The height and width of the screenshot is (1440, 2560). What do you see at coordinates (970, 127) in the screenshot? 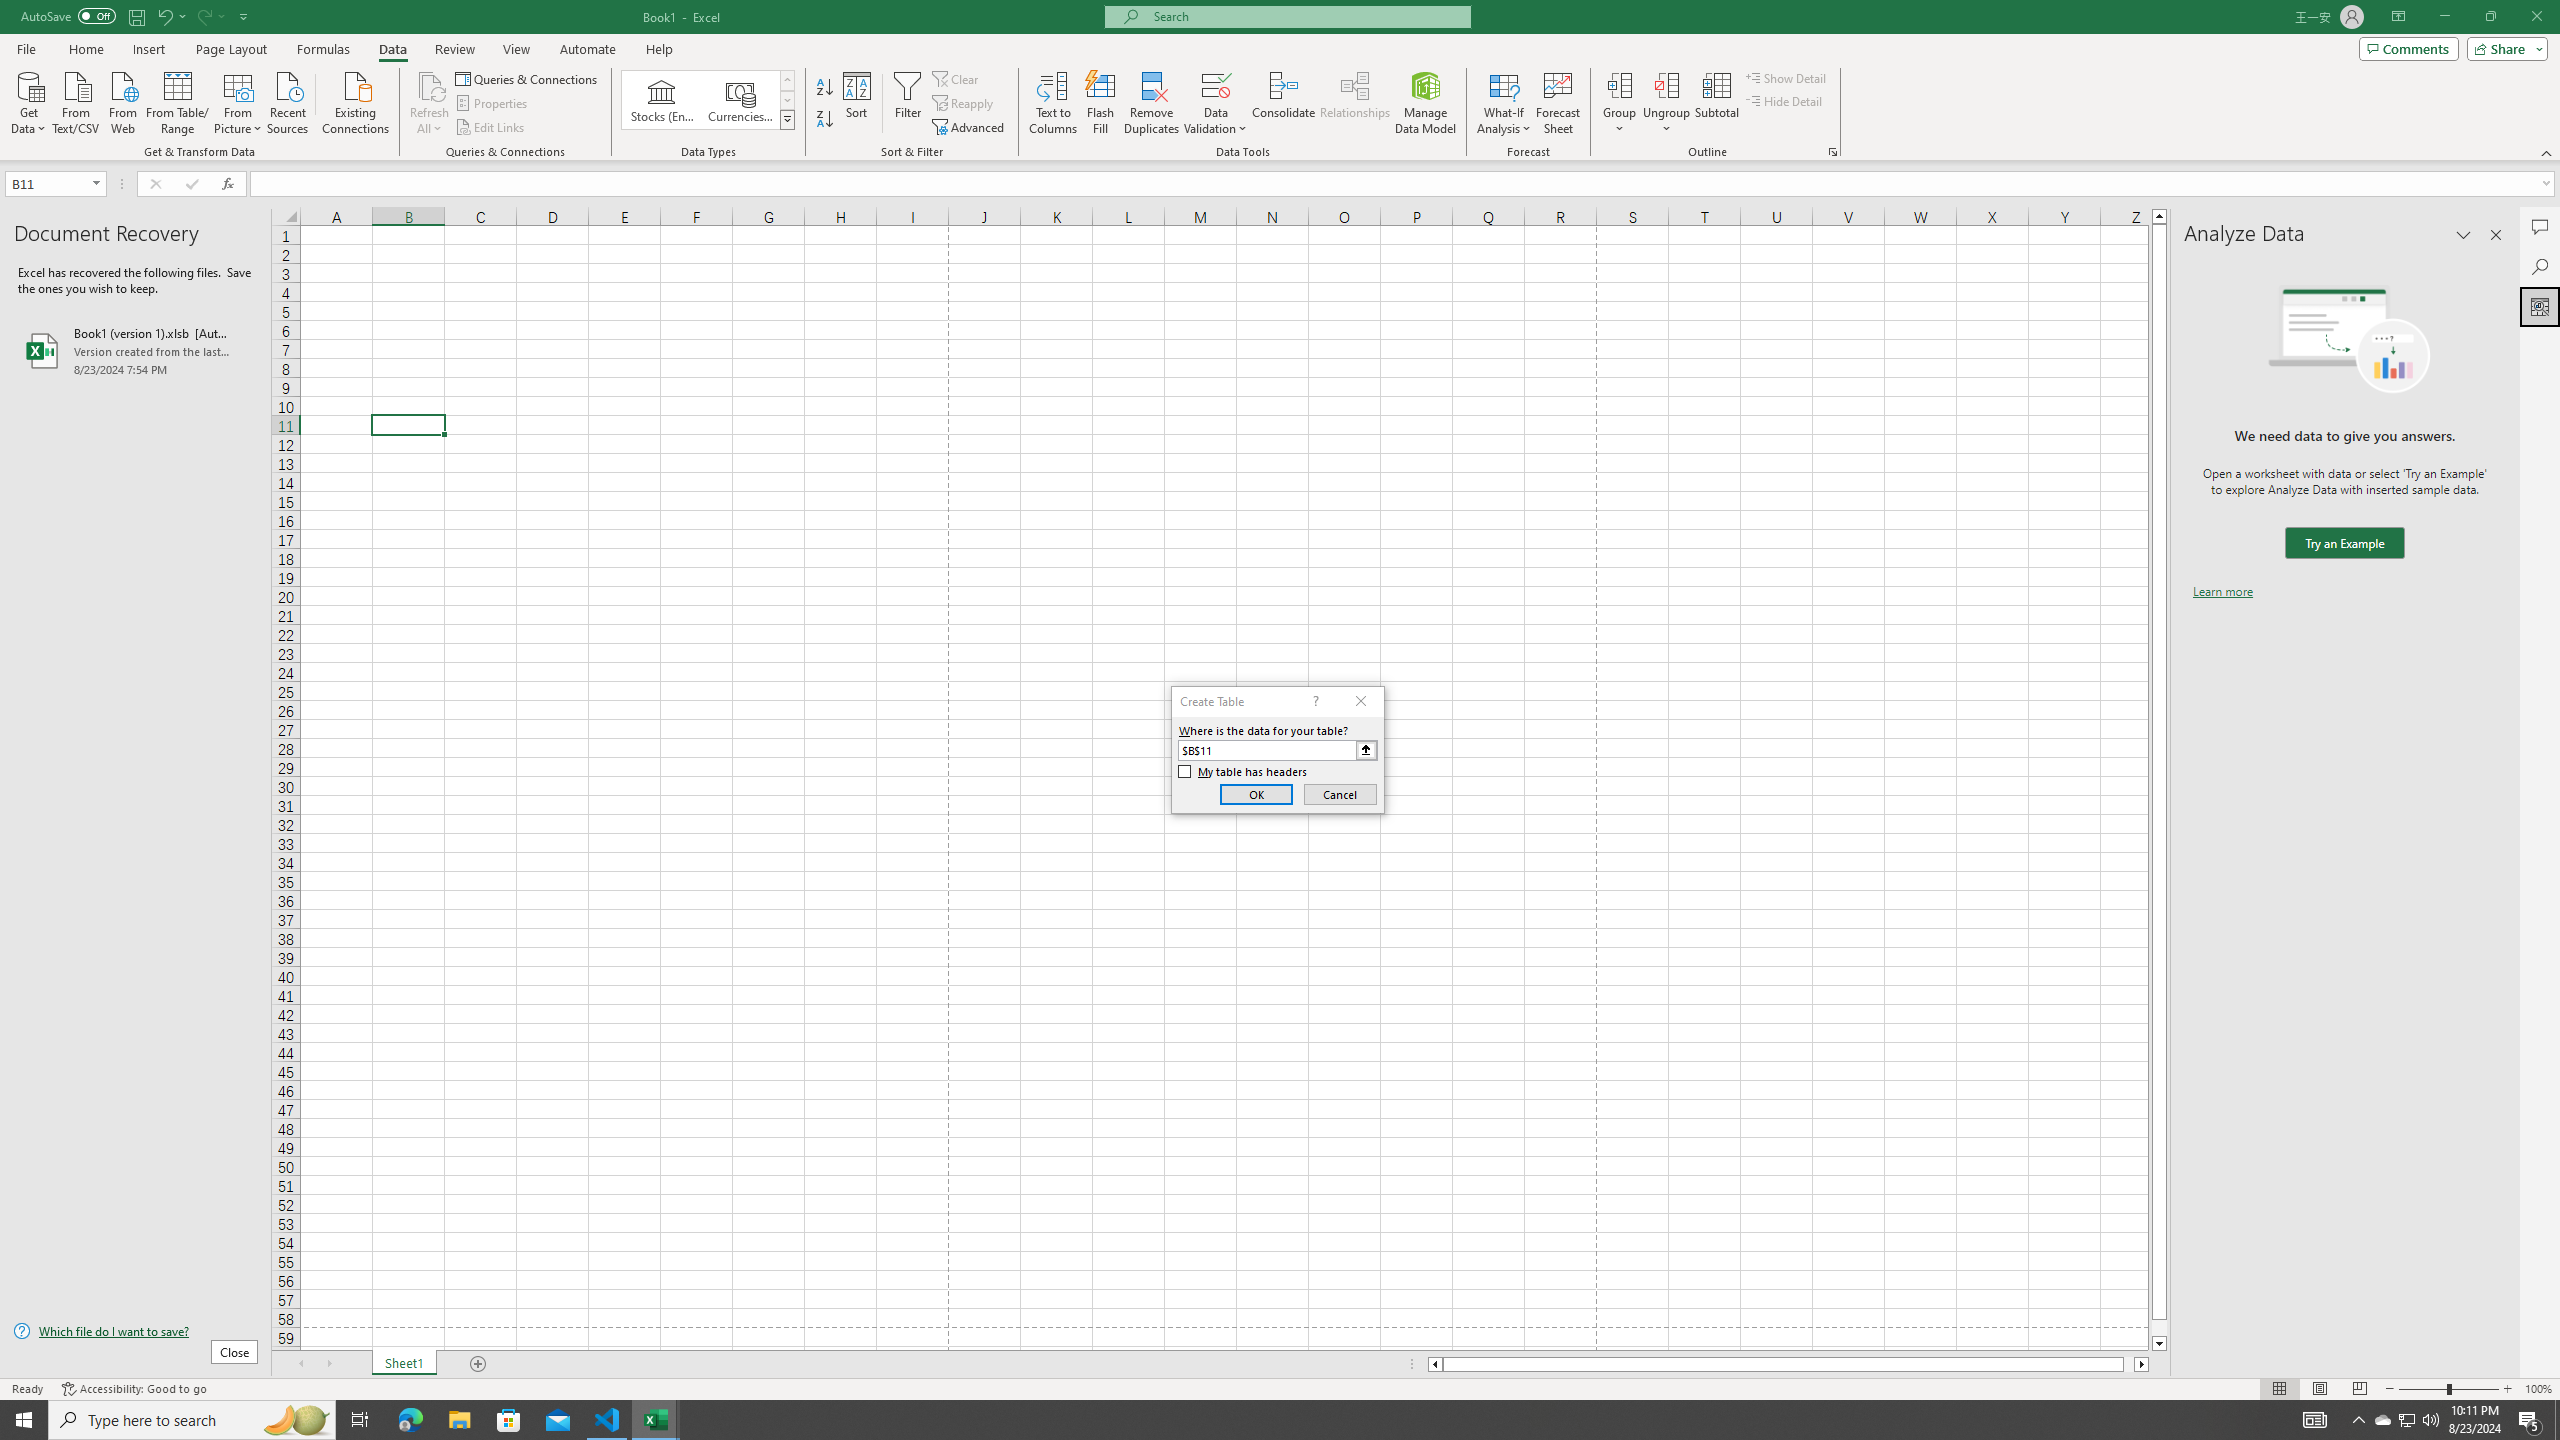
I see `'Advanced...'` at bounding box center [970, 127].